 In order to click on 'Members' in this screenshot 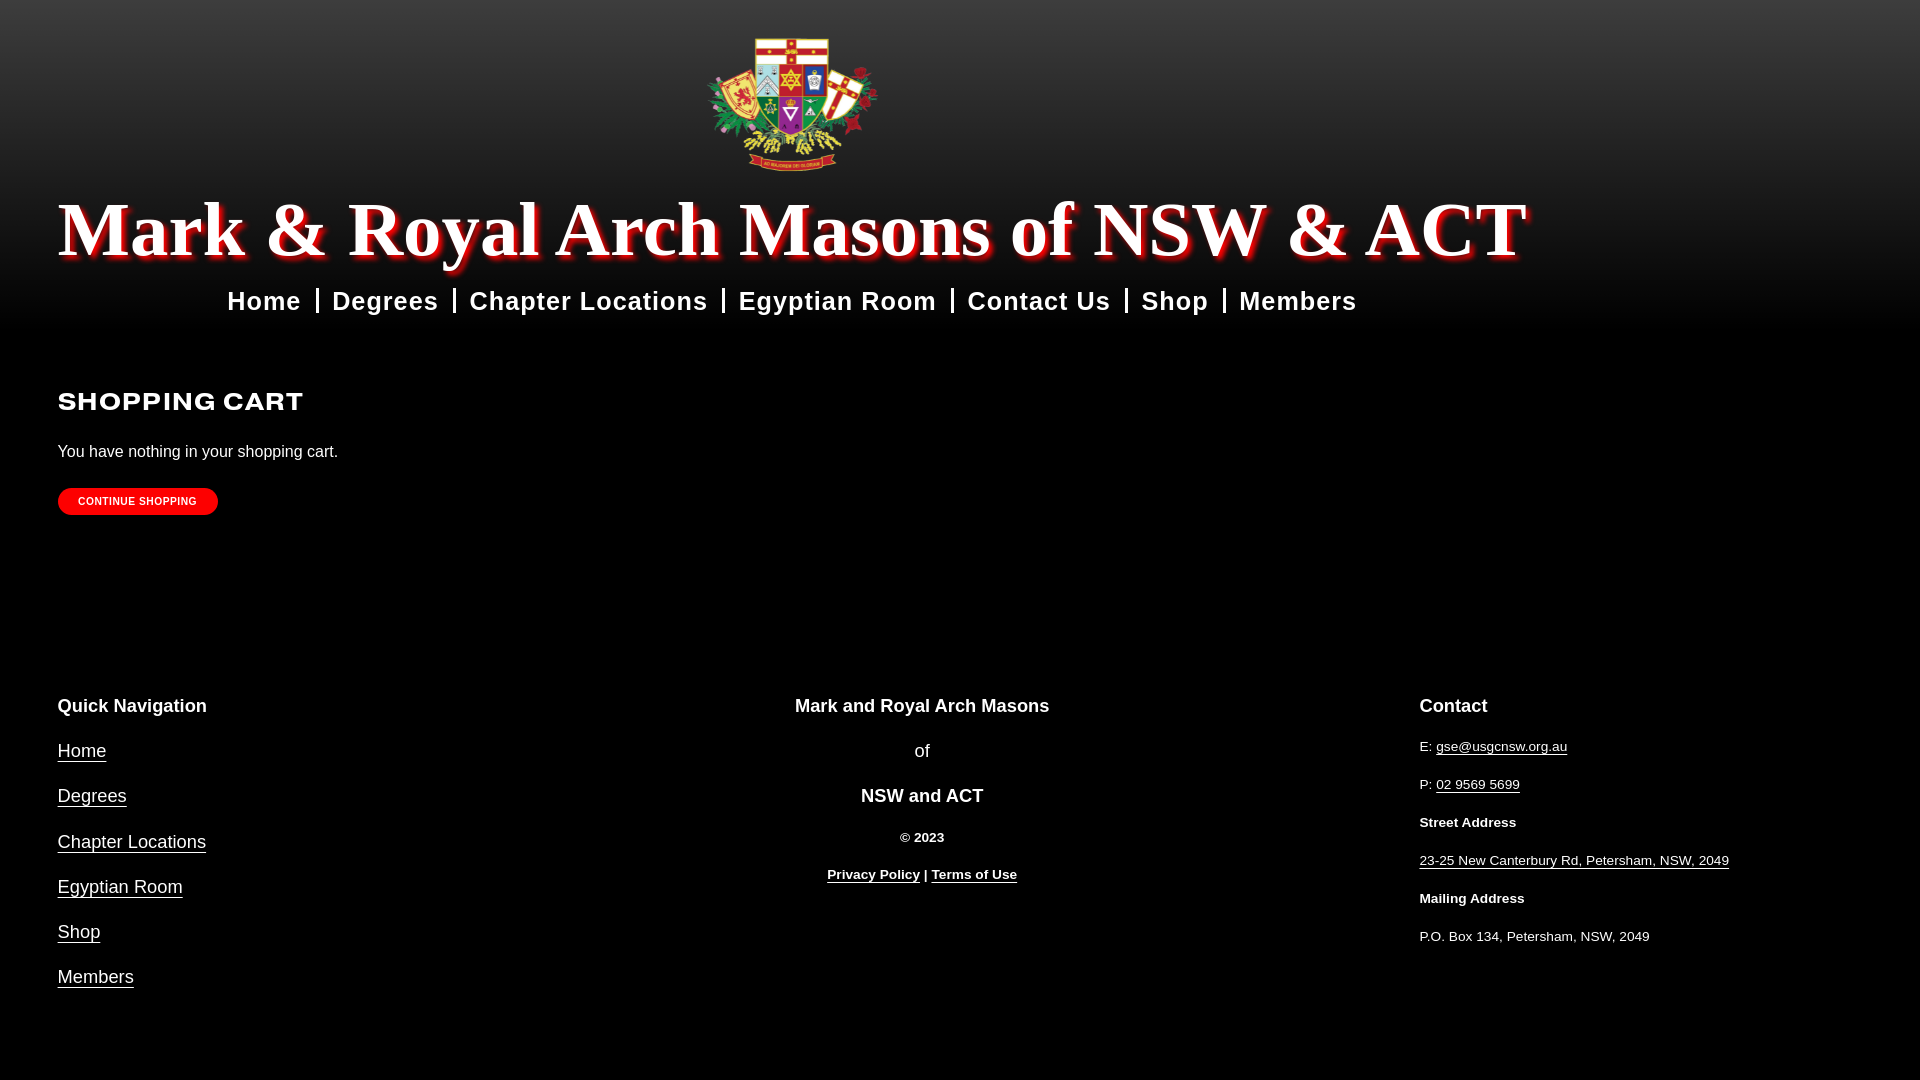, I will do `click(1297, 300)`.